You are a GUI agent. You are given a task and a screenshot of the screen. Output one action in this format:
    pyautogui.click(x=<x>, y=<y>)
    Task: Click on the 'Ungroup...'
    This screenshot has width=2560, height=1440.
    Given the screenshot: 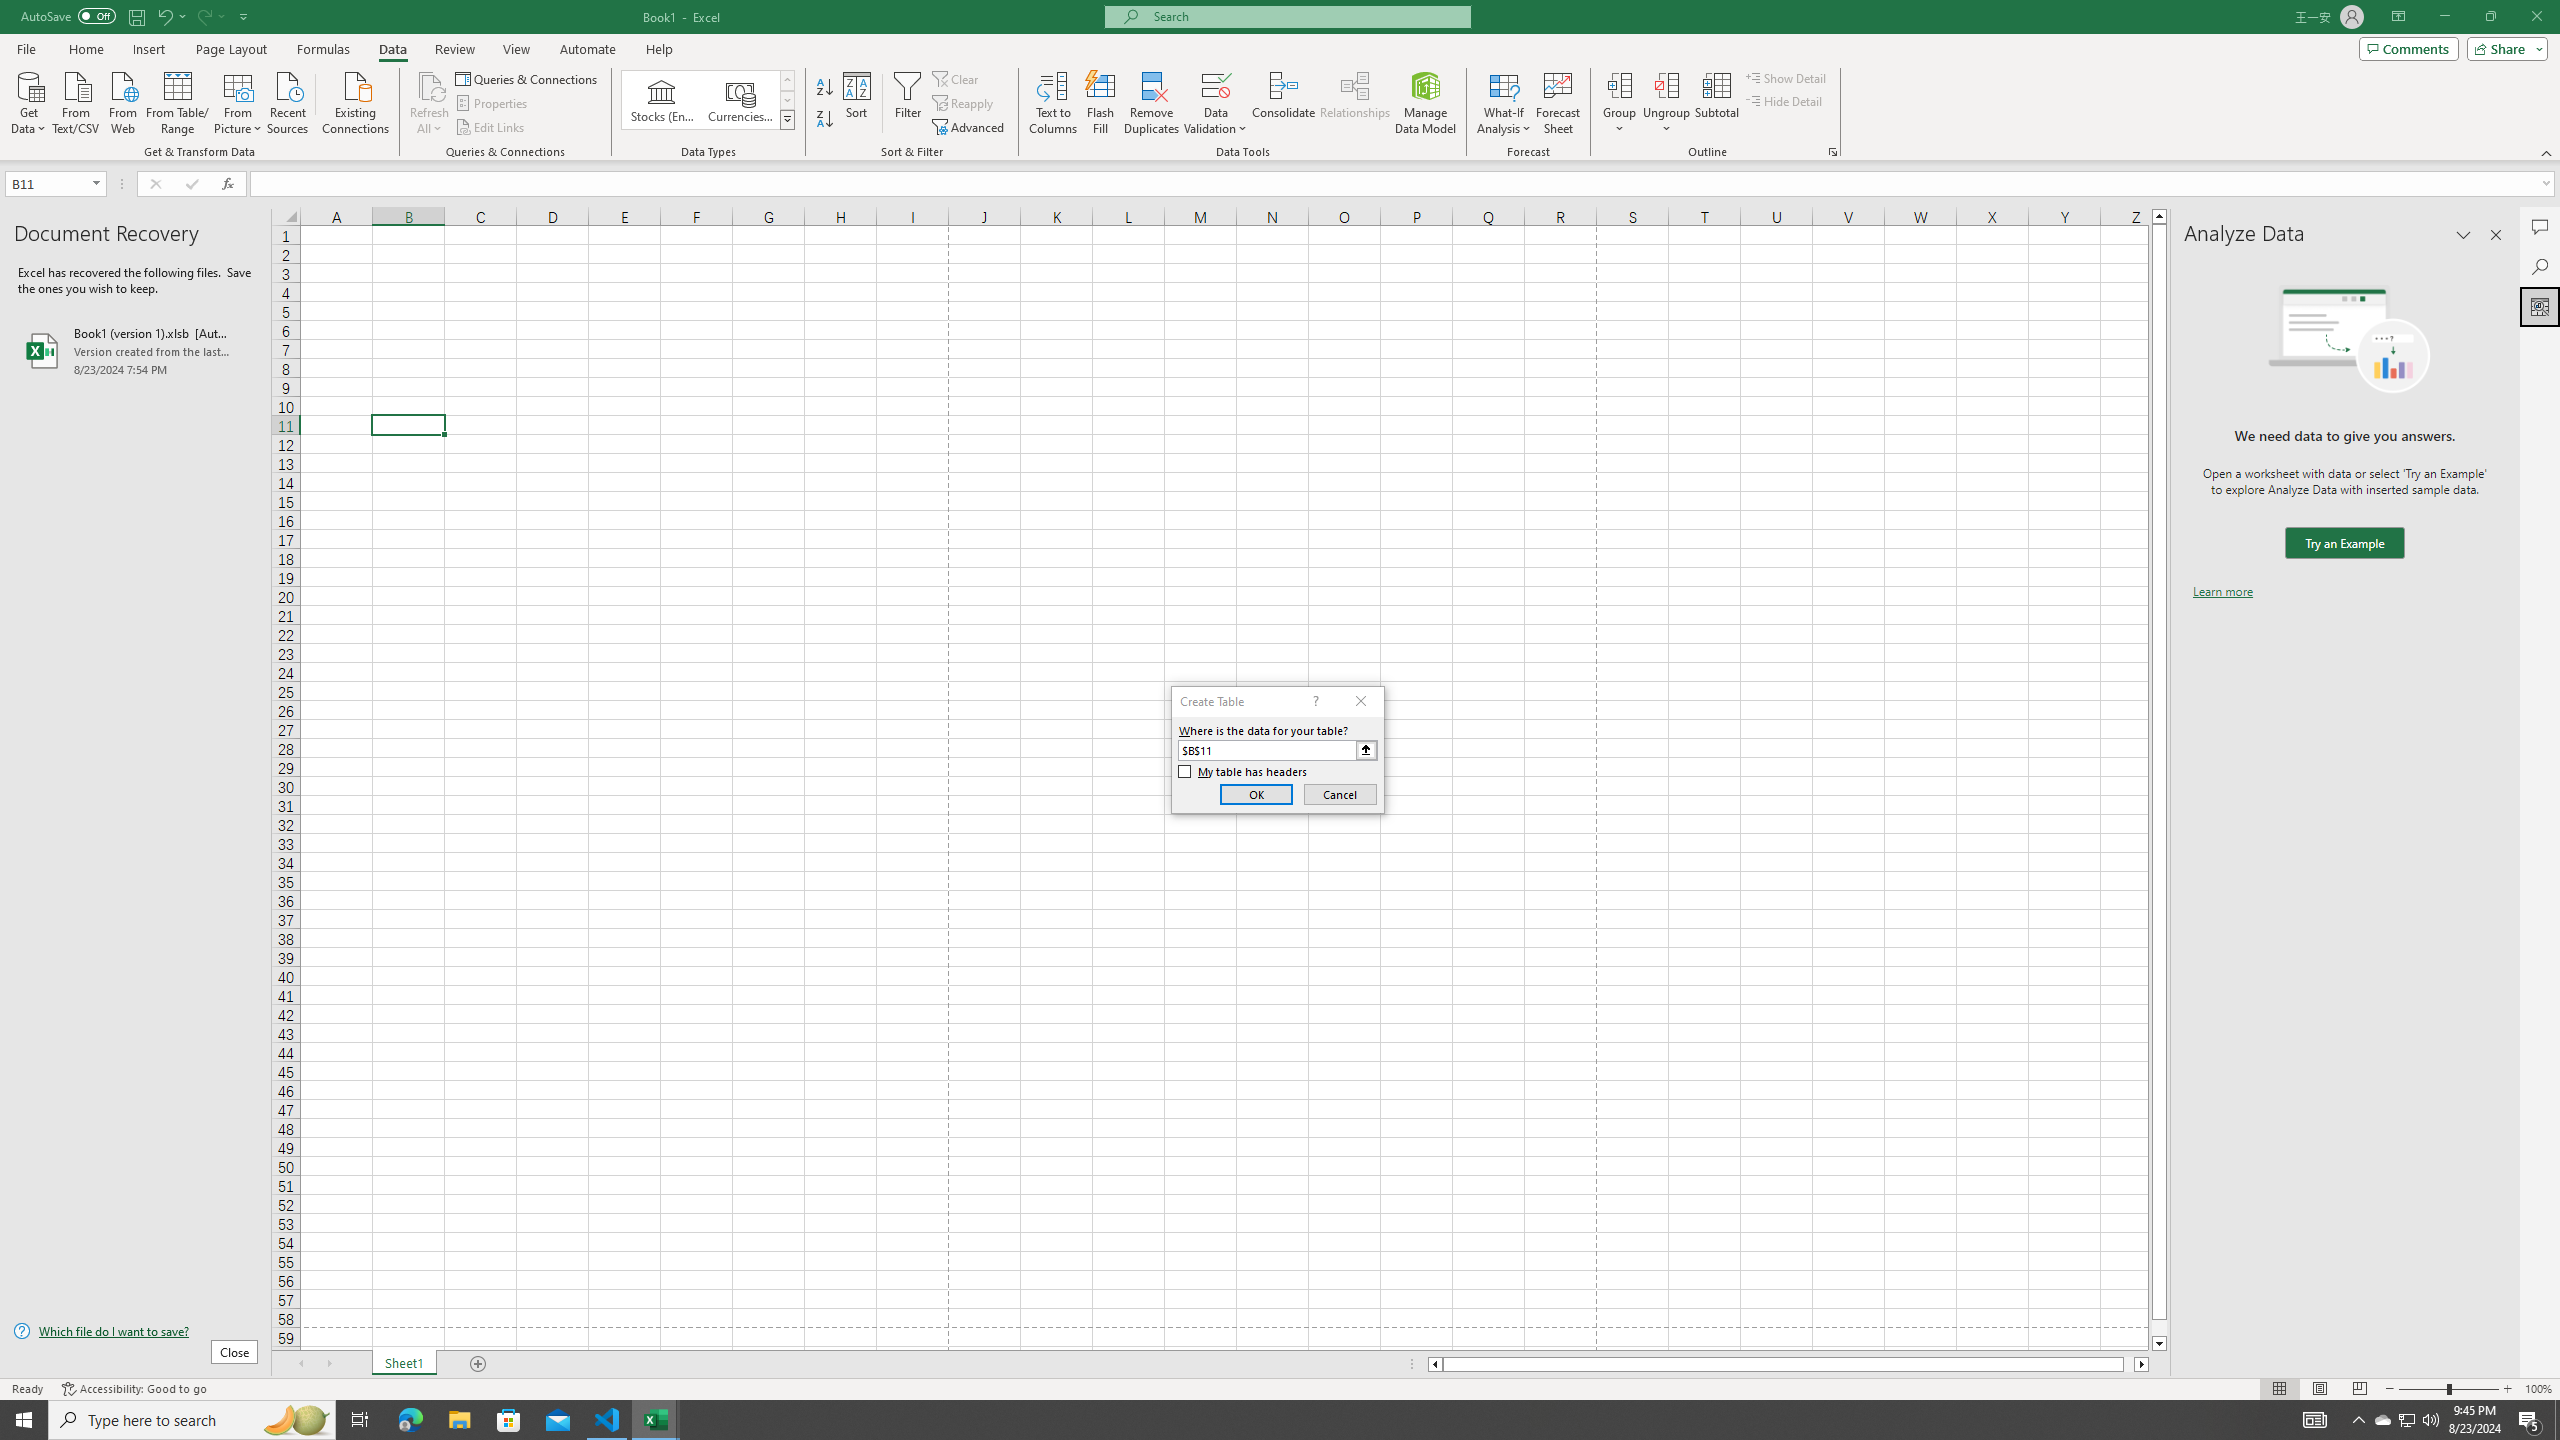 What is the action you would take?
    pyautogui.click(x=1666, y=103)
    